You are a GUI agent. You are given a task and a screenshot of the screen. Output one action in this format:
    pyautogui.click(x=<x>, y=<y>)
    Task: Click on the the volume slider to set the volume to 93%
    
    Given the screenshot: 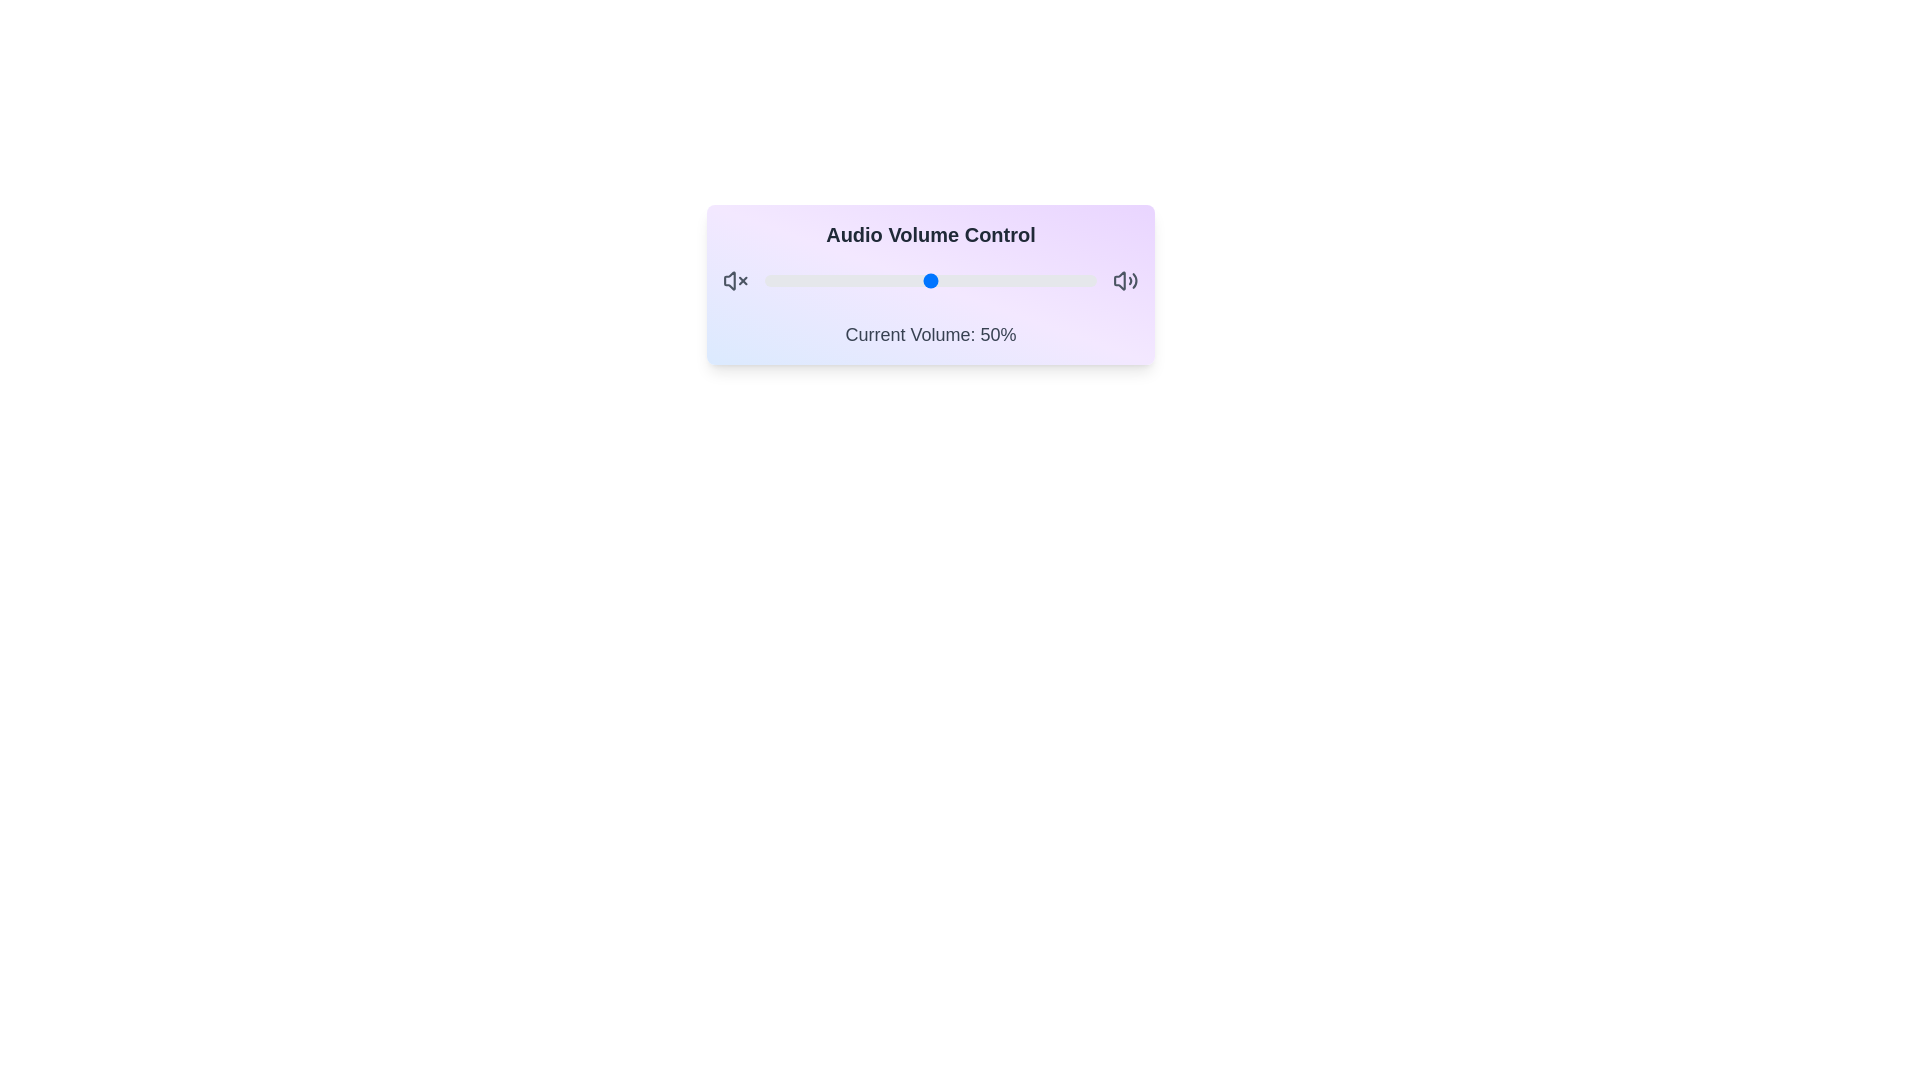 What is the action you would take?
    pyautogui.click(x=1073, y=281)
    